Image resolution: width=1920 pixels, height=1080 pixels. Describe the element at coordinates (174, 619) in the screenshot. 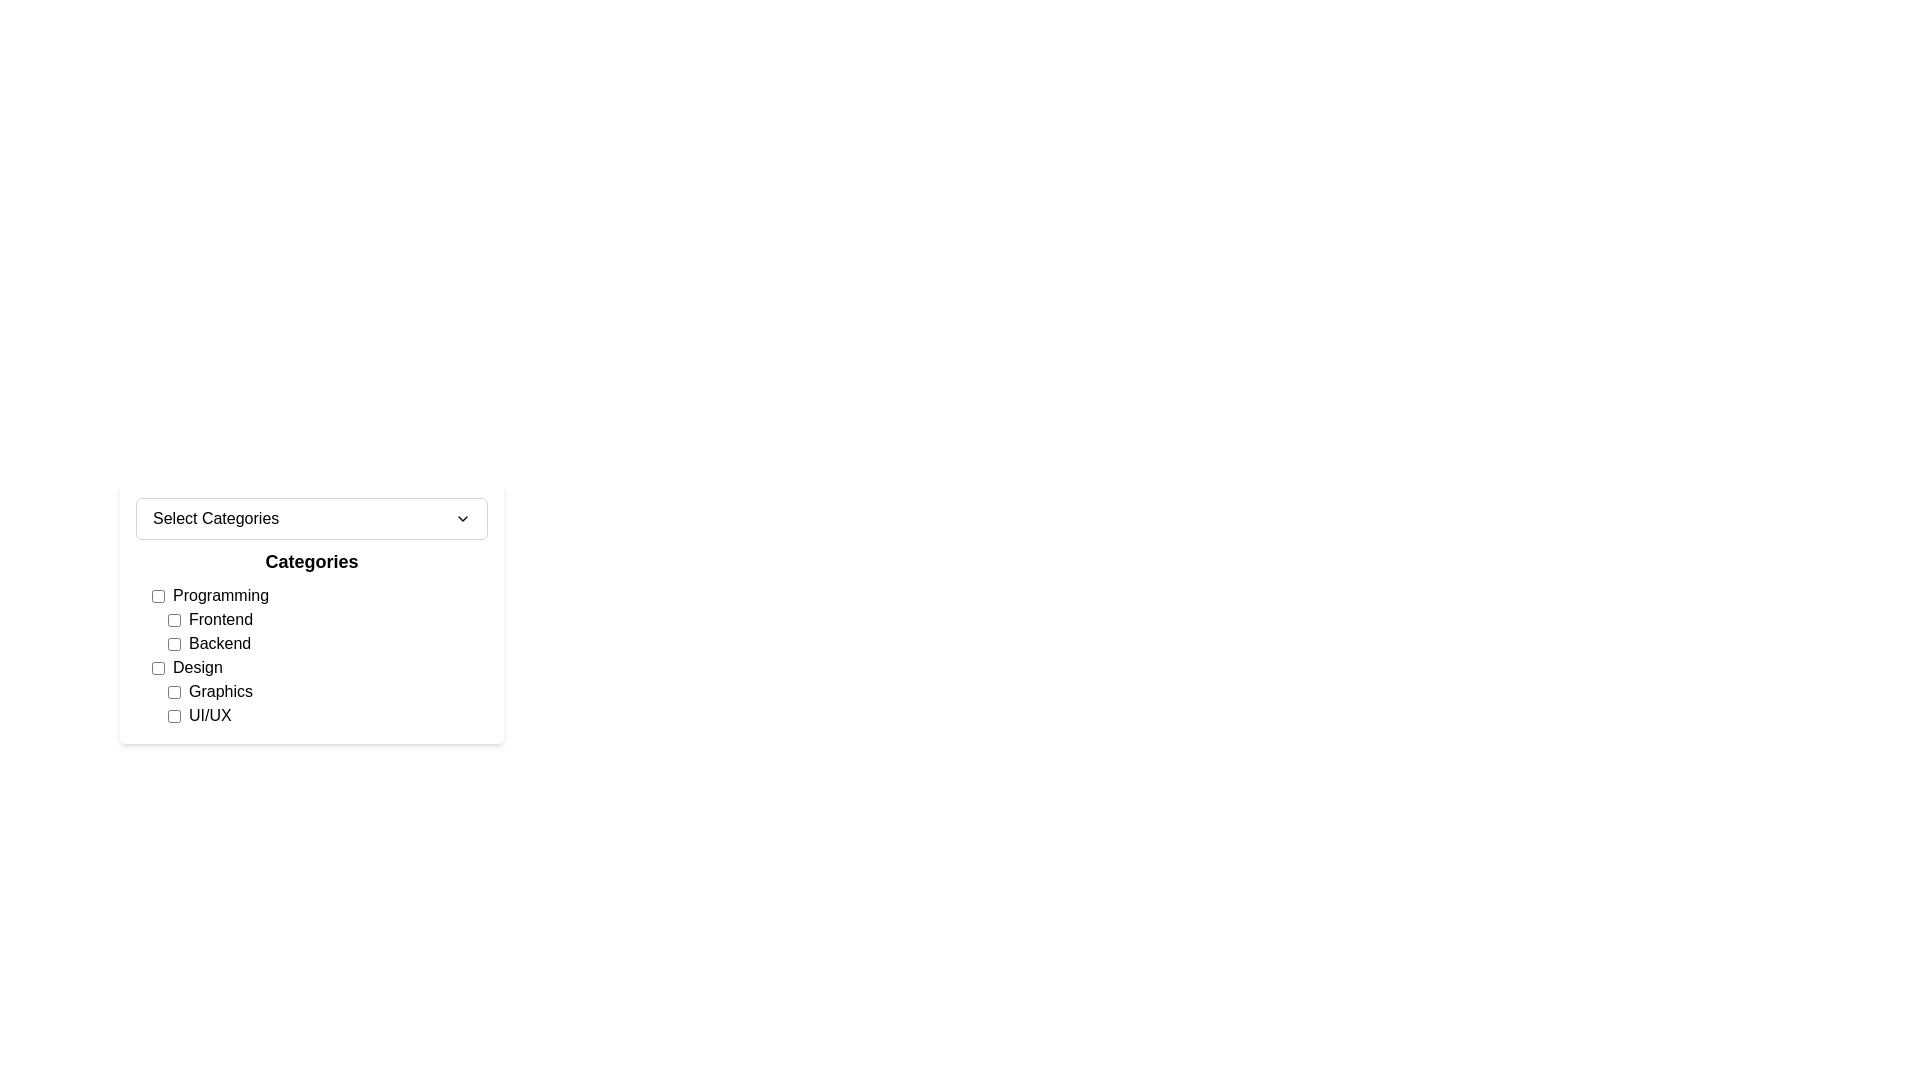

I see `the selected checkbox located to the left of the 'Frontend' label` at that location.